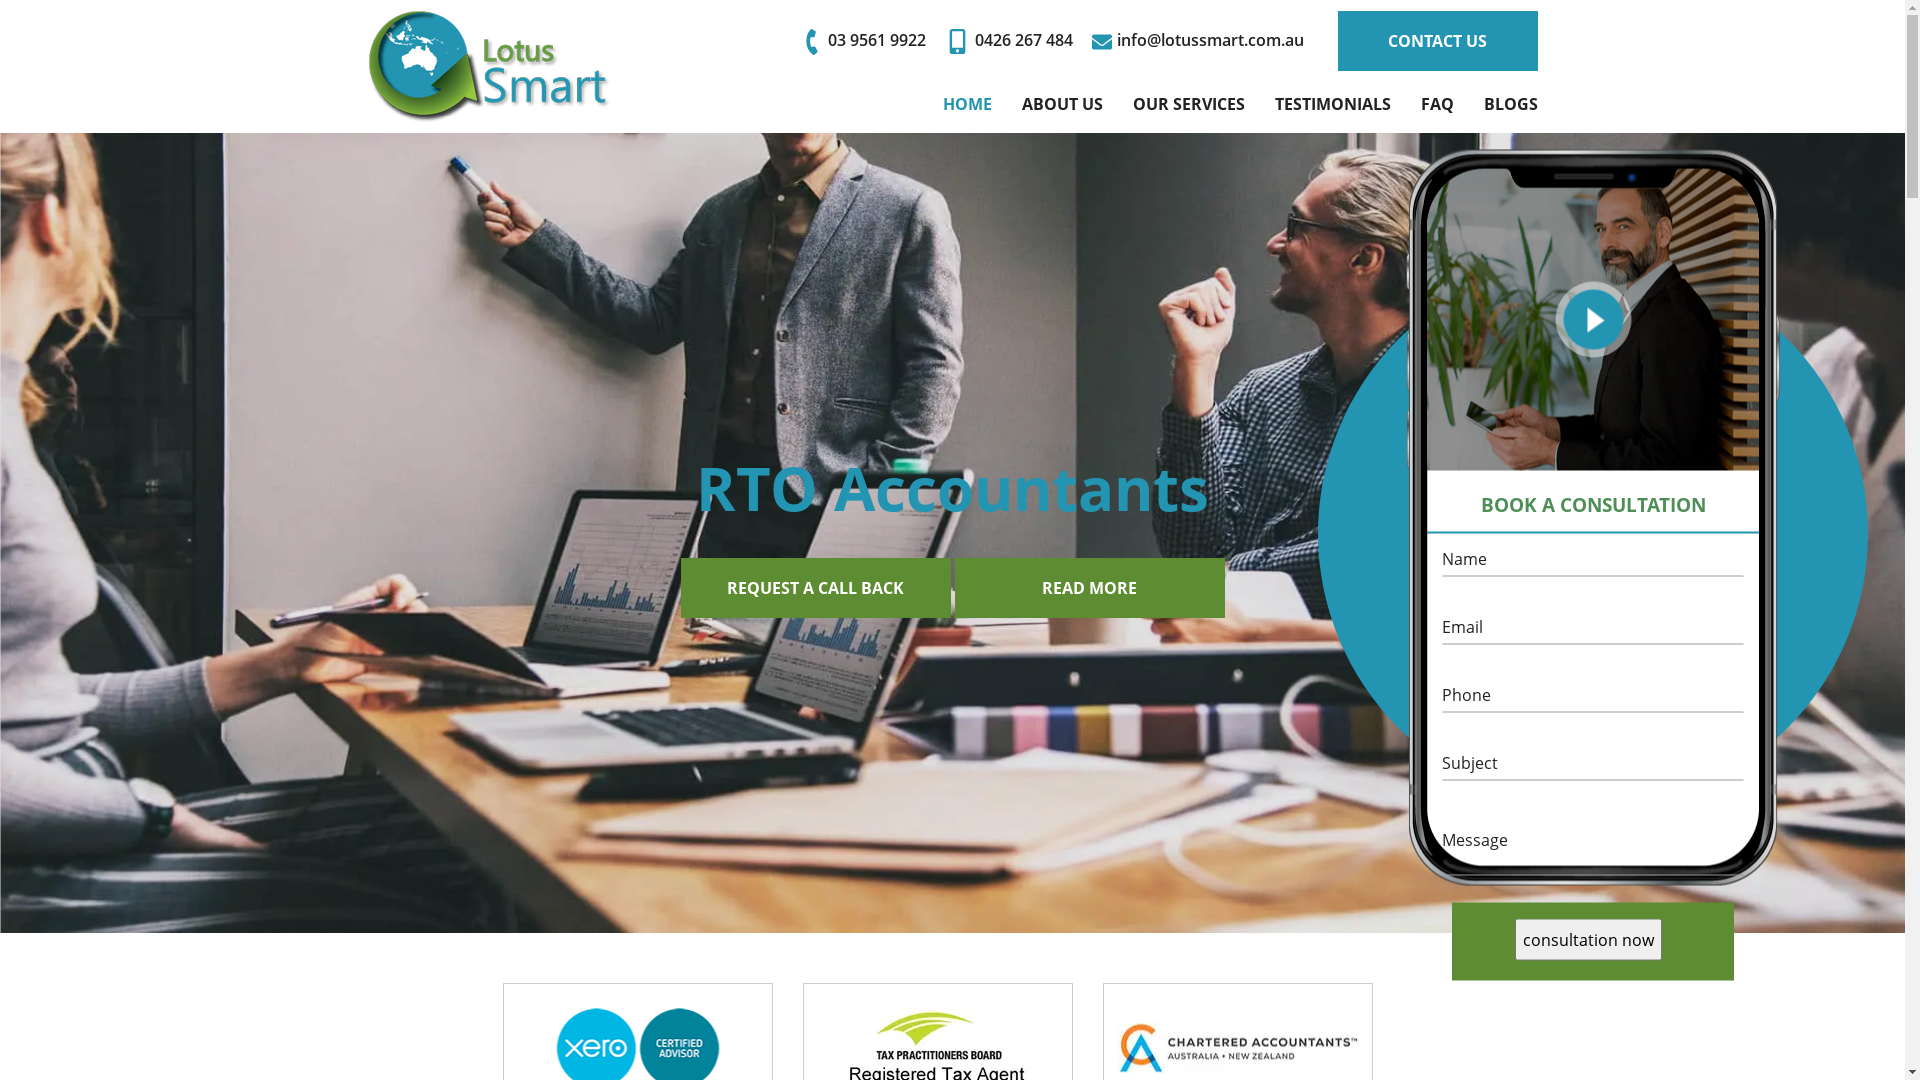 The width and height of the screenshot is (1920, 1080). Describe the element at coordinates (863, 39) in the screenshot. I see `'03 9561 9922'` at that location.